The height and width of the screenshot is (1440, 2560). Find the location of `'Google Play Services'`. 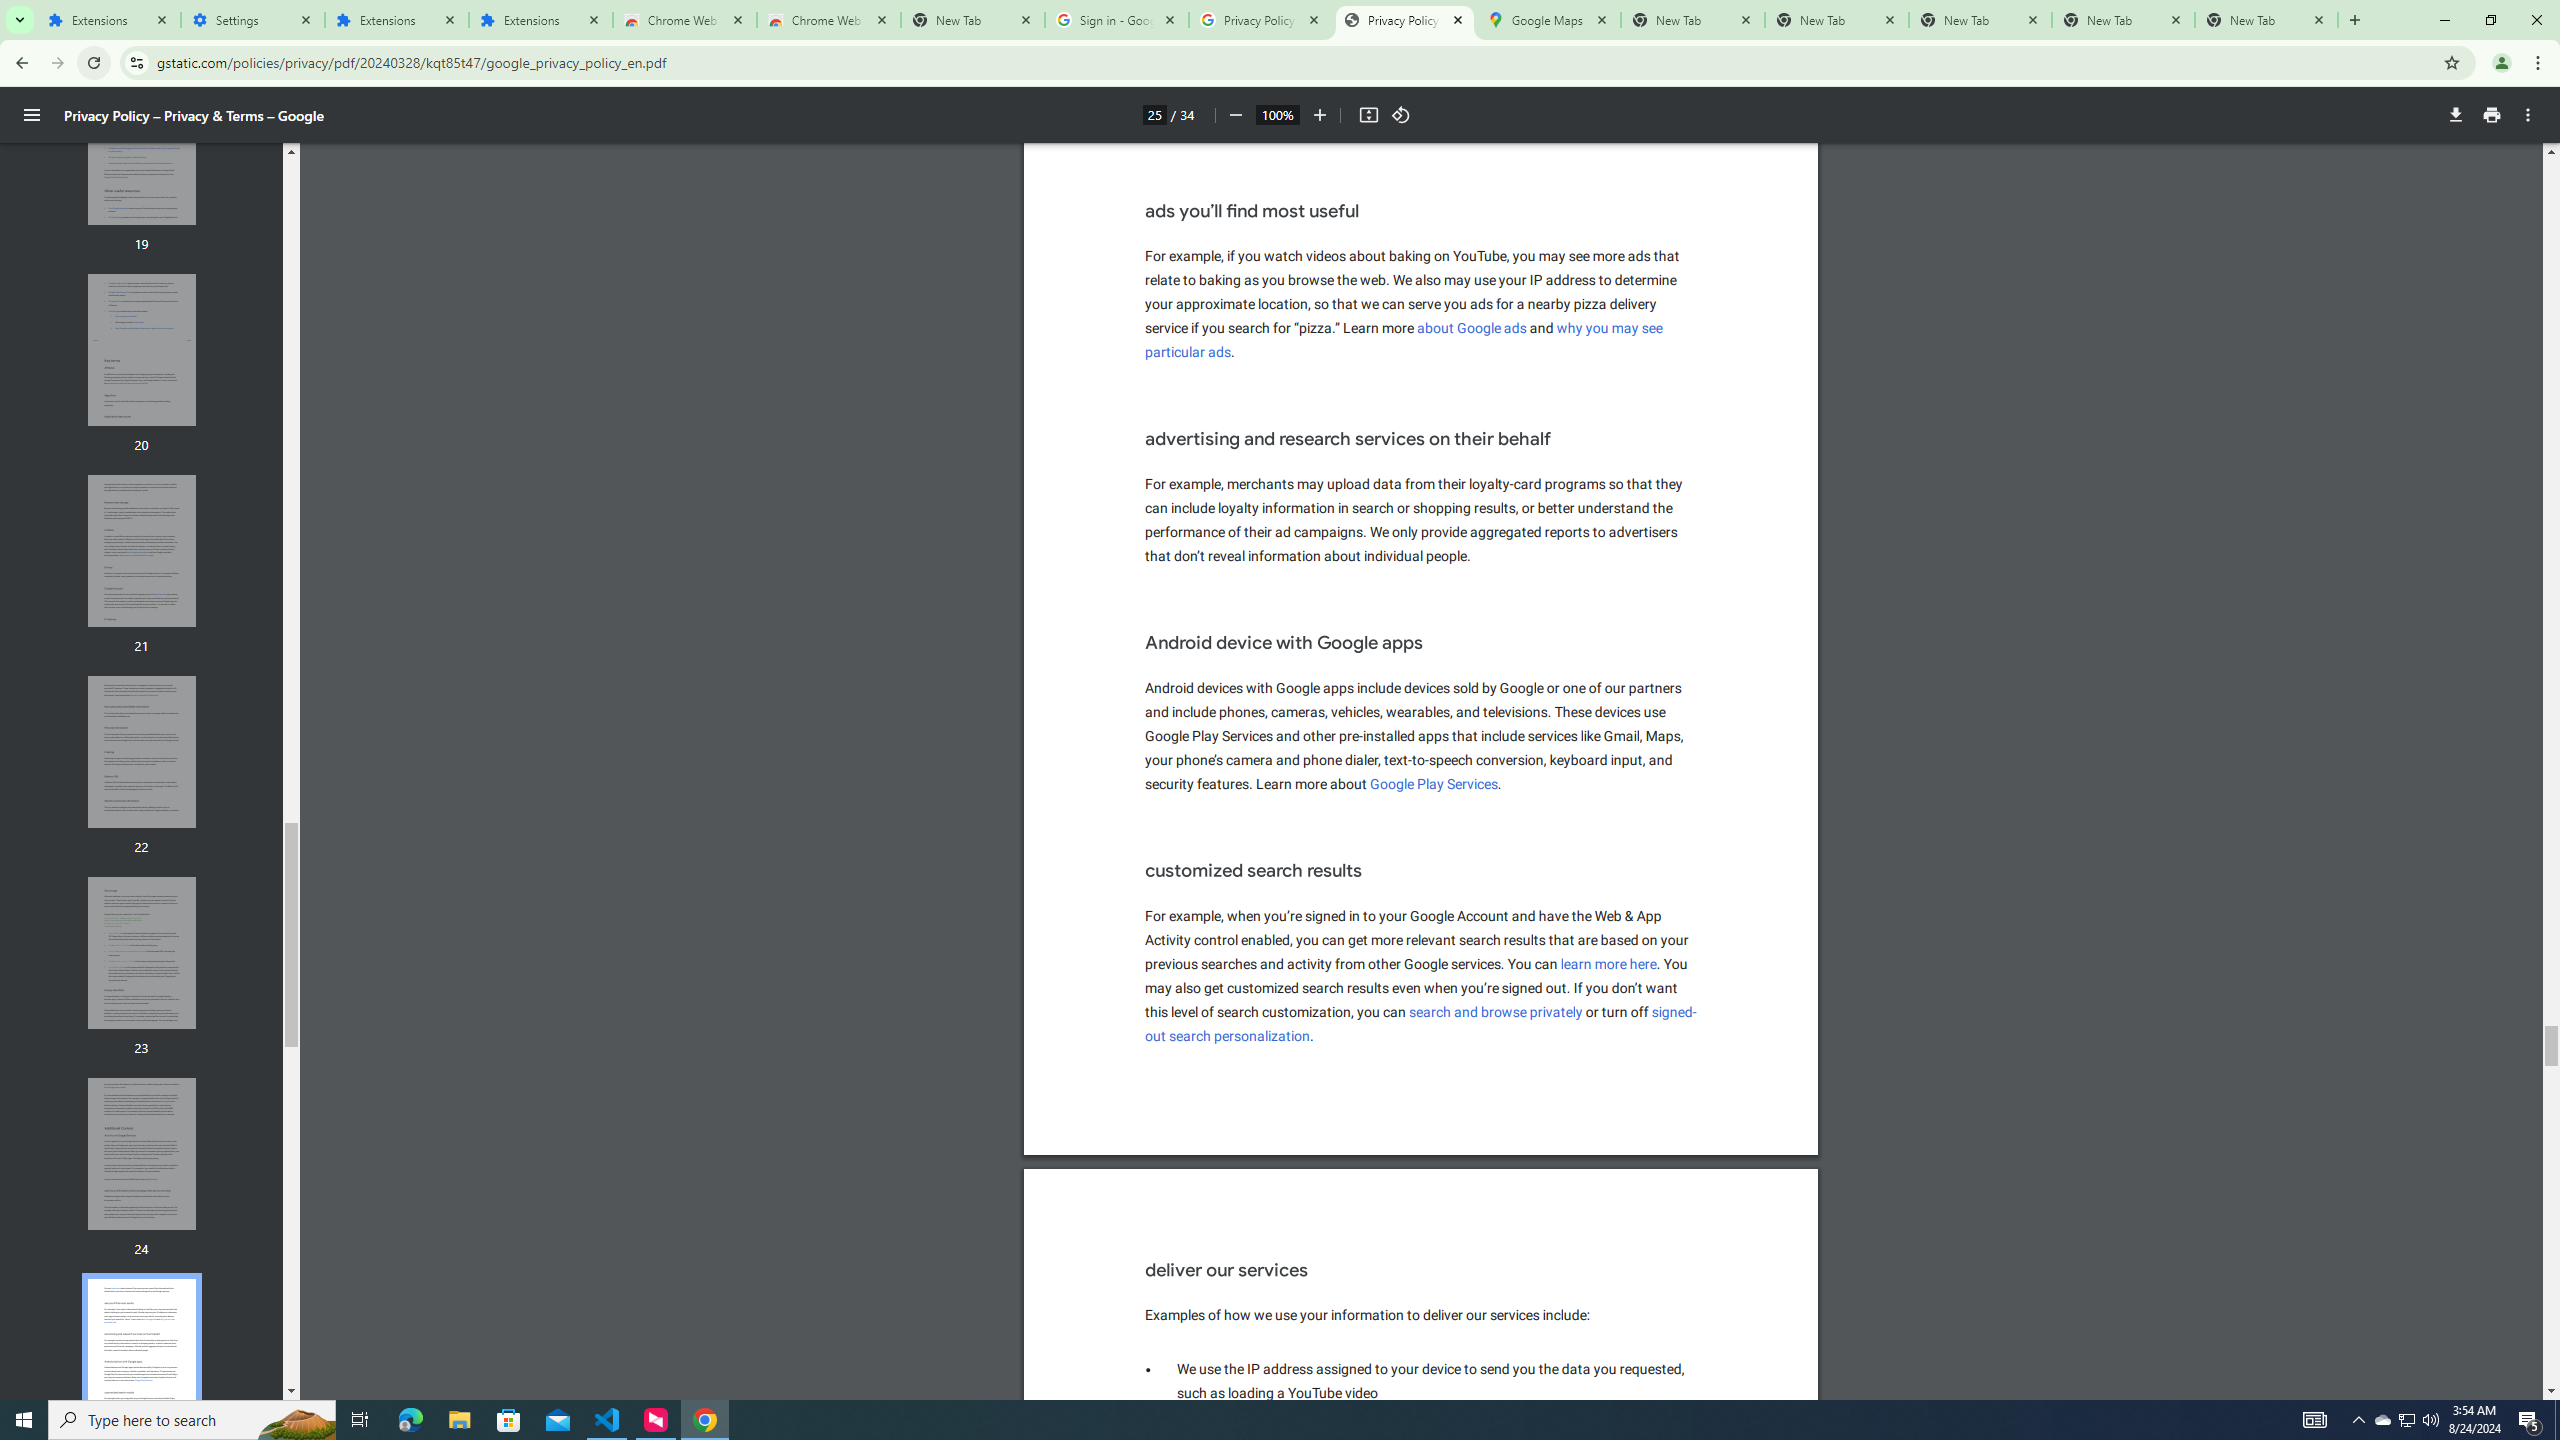

'Google Play Services' is located at coordinates (1434, 784).